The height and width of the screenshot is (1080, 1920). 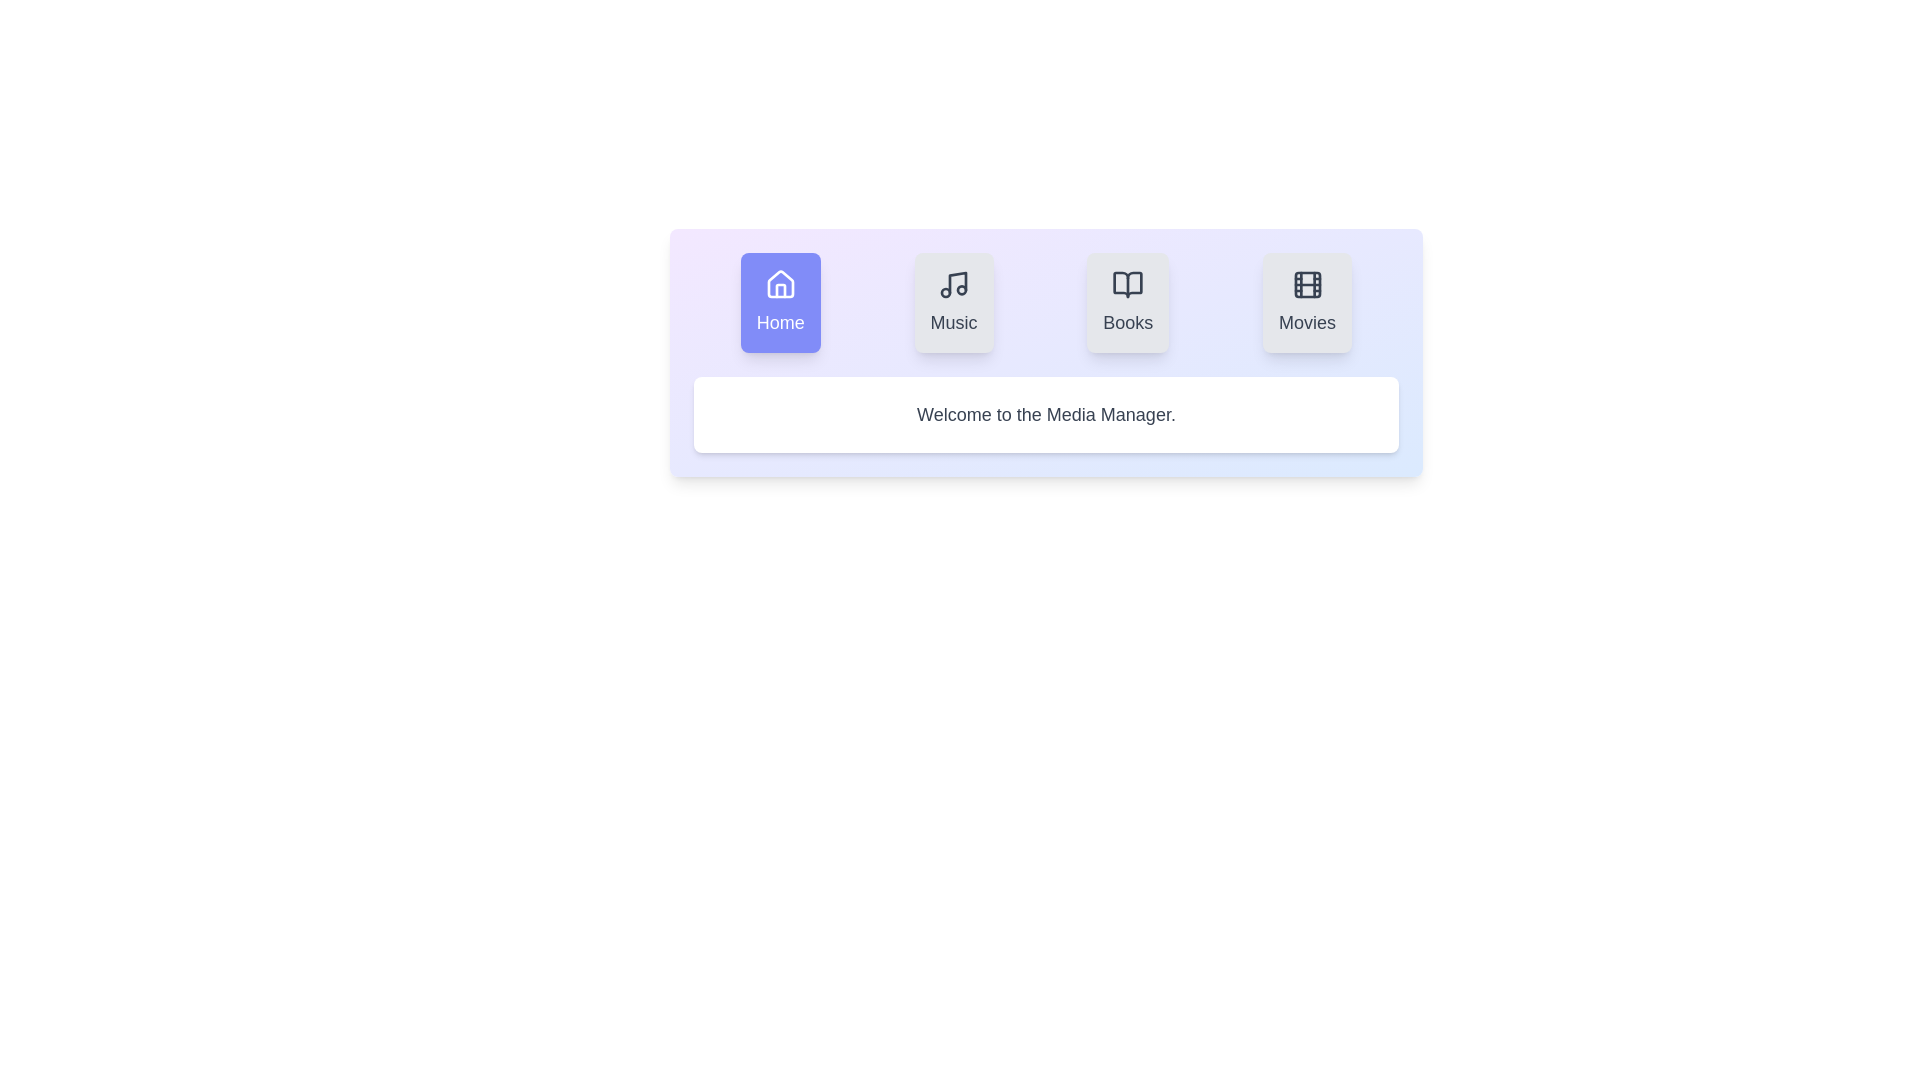 I want to click on the Music tab to view its content, so click(x=953, y=303).